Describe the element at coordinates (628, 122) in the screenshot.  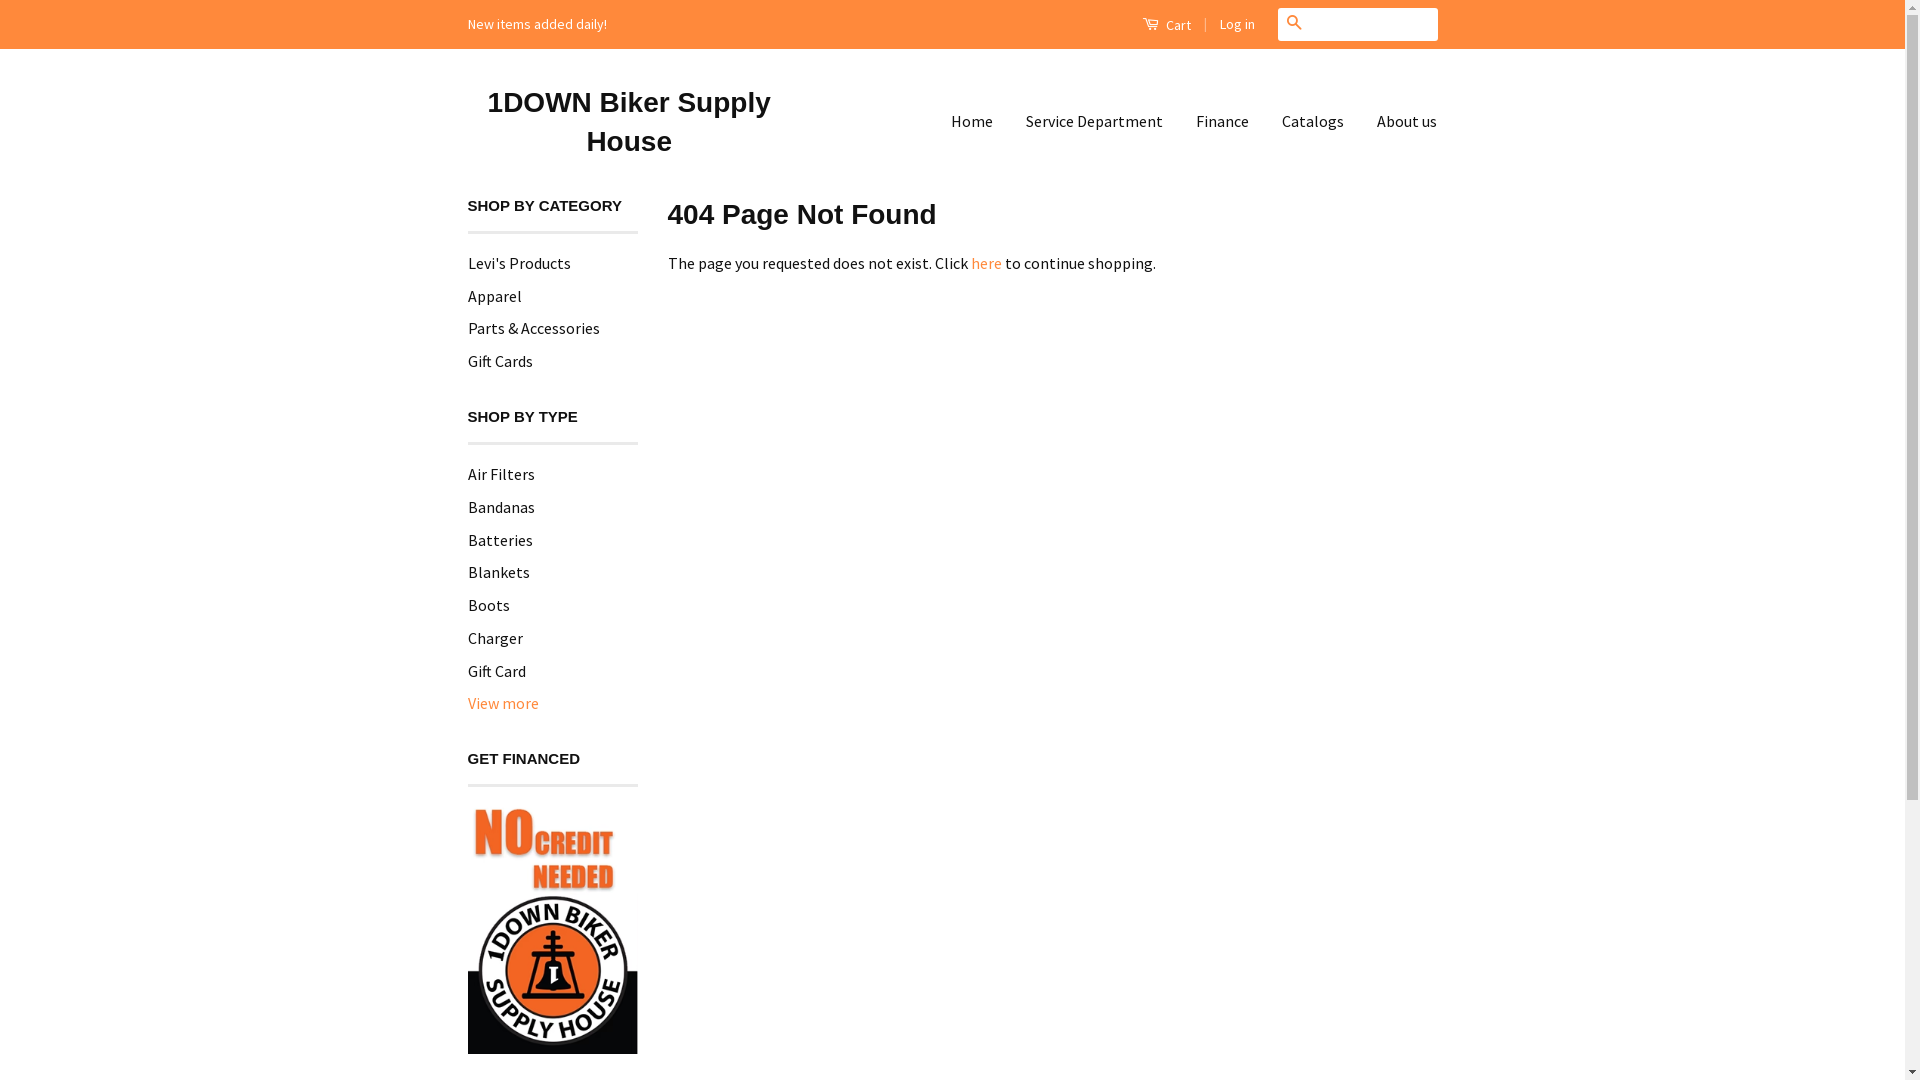
I see `'1DOWN Biker Supply House'` at that location.